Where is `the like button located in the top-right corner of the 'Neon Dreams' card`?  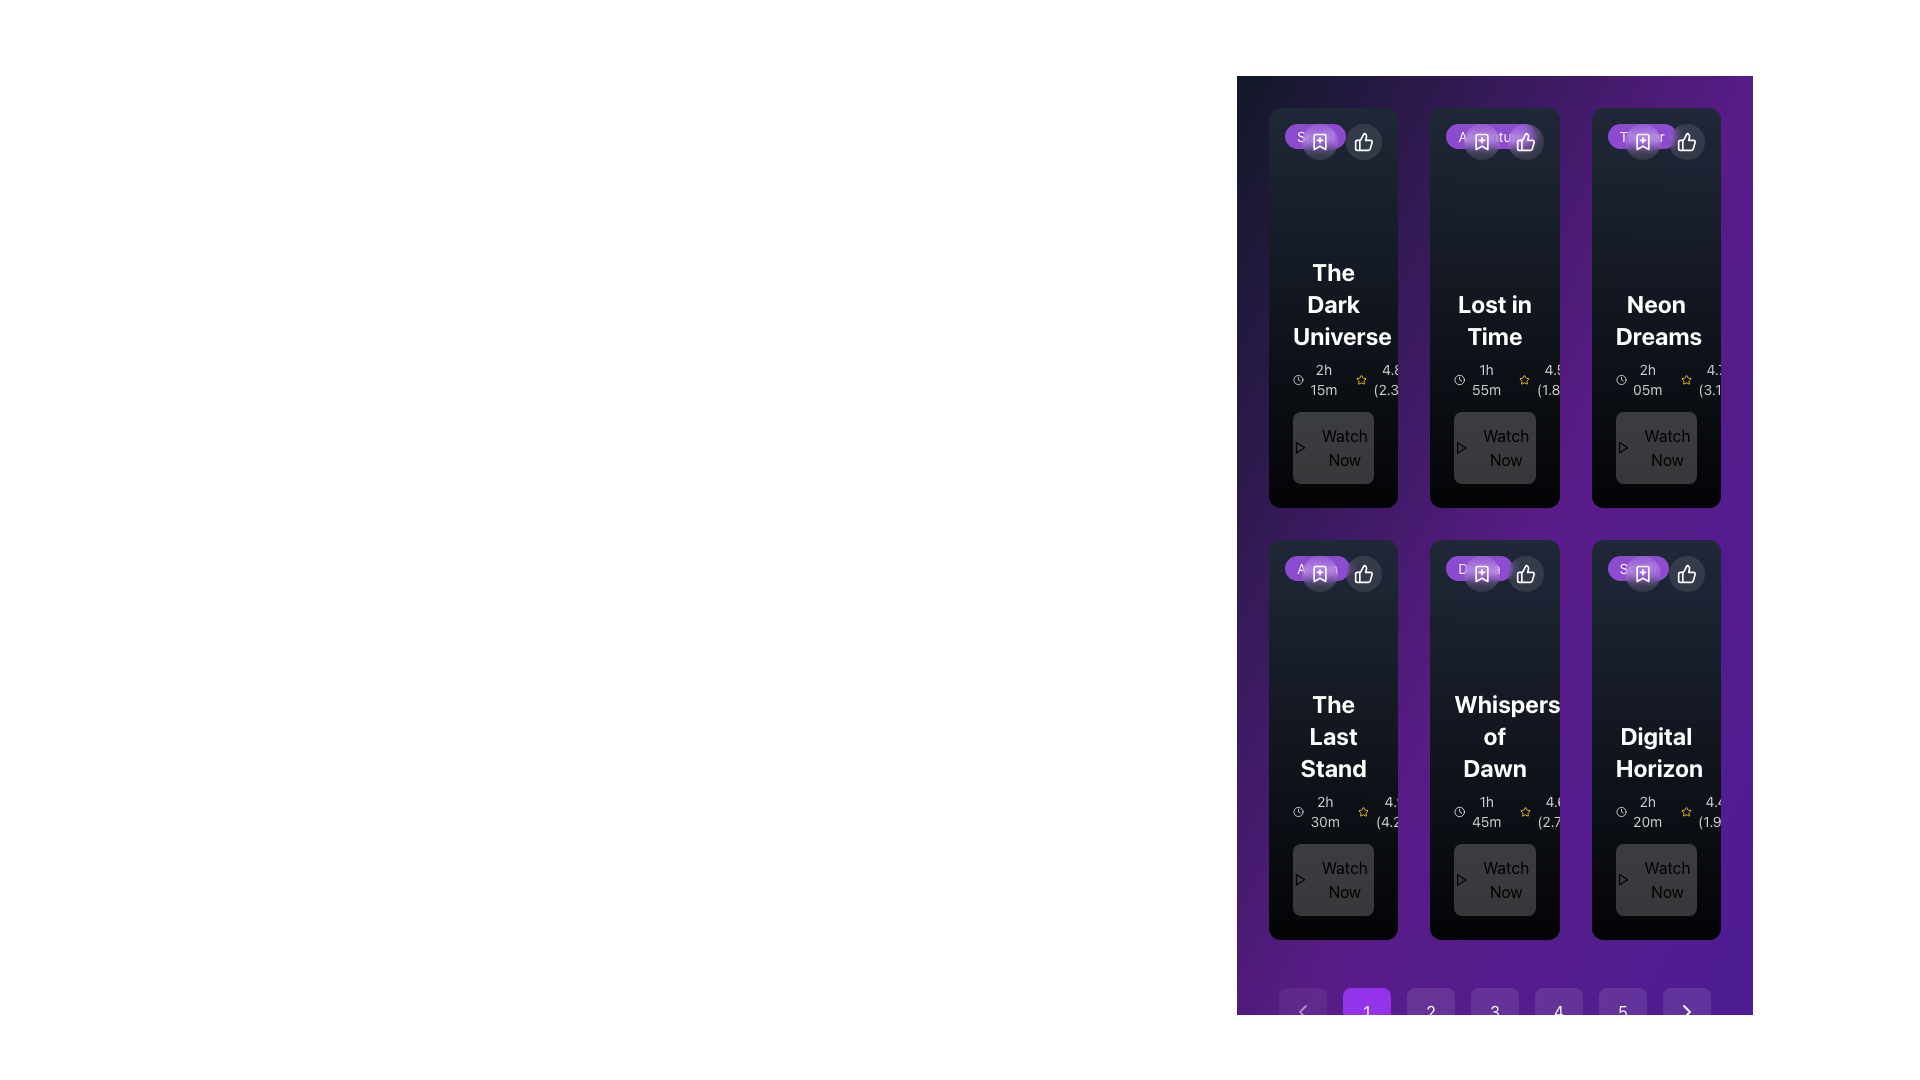
the like button located in the top-right corner of the 'Neon Dreams' card is located at coordinates (1685, 141).